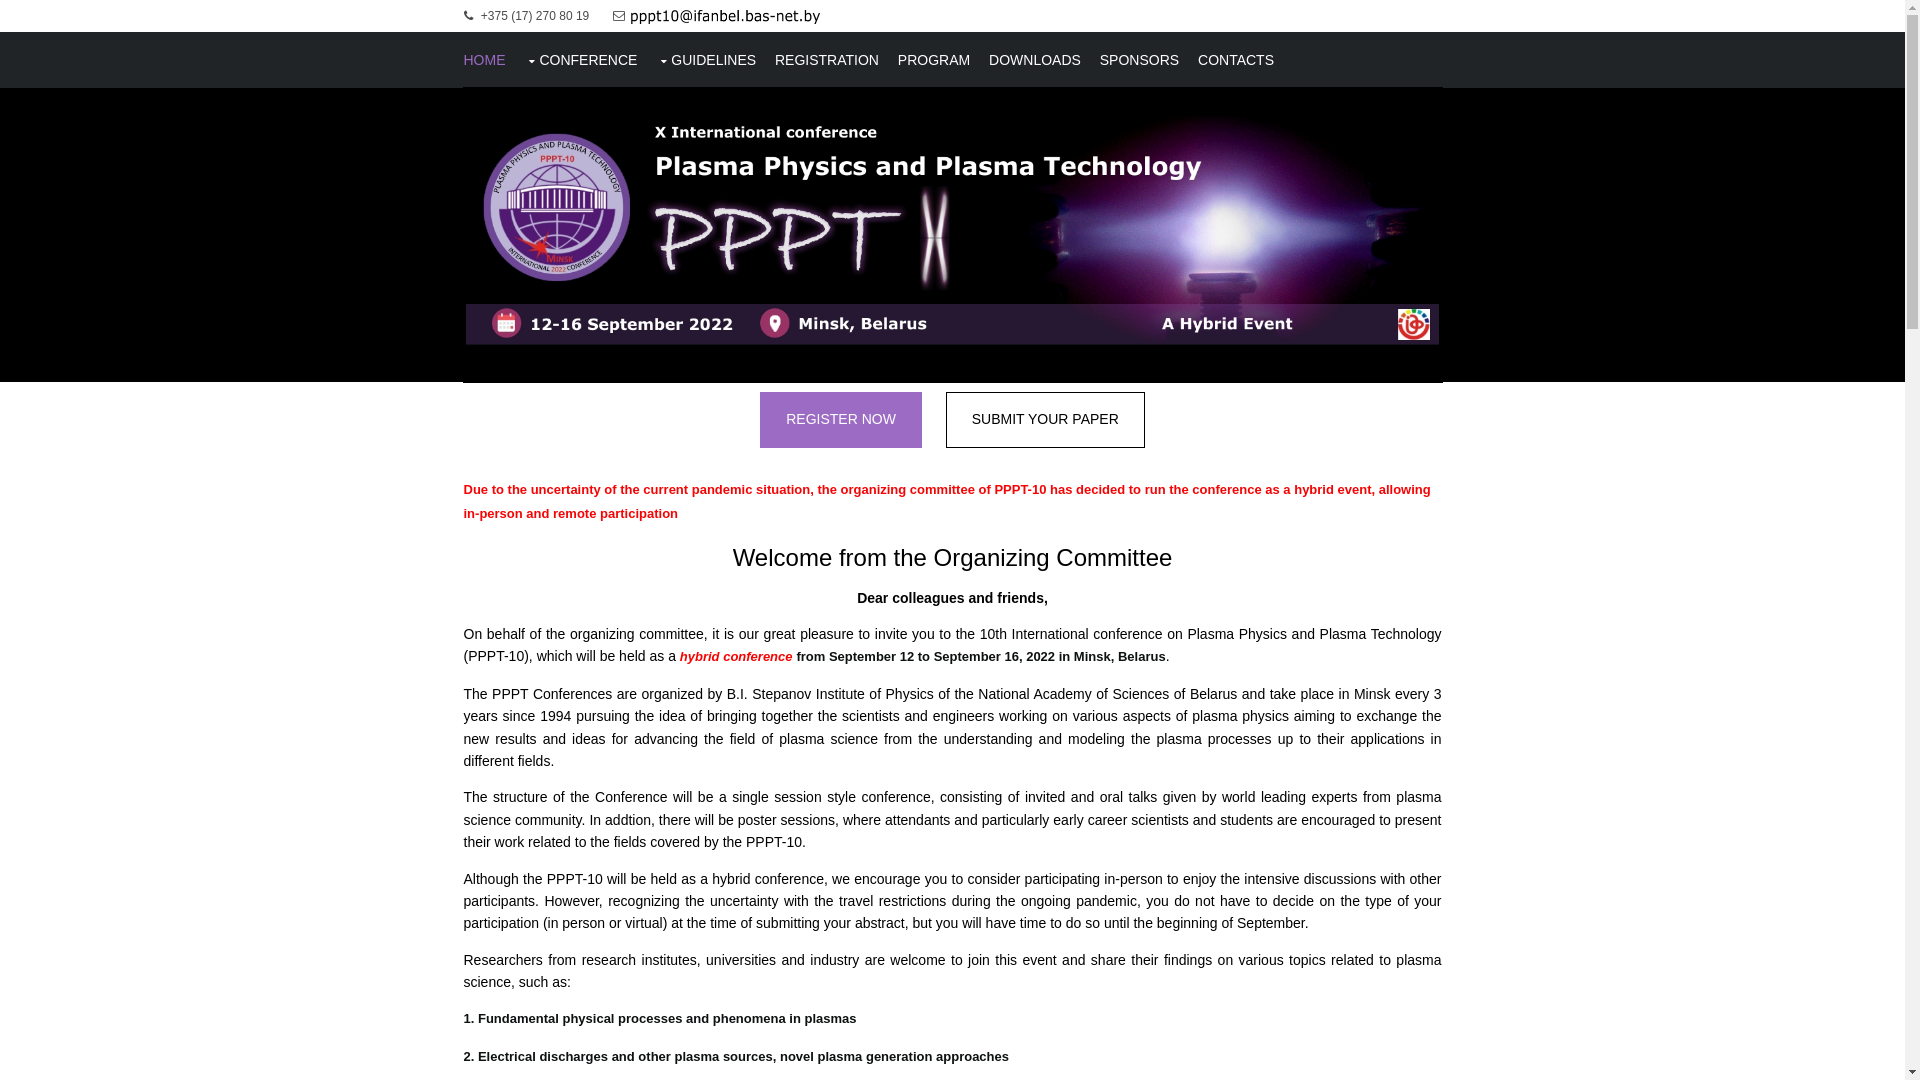 This screenshot has height=1080, width=1920. What do you see at coordinates (1035, 59) in the screenshot?
I see `'DOWNLOADS'` at bounding box center [1035, 59].